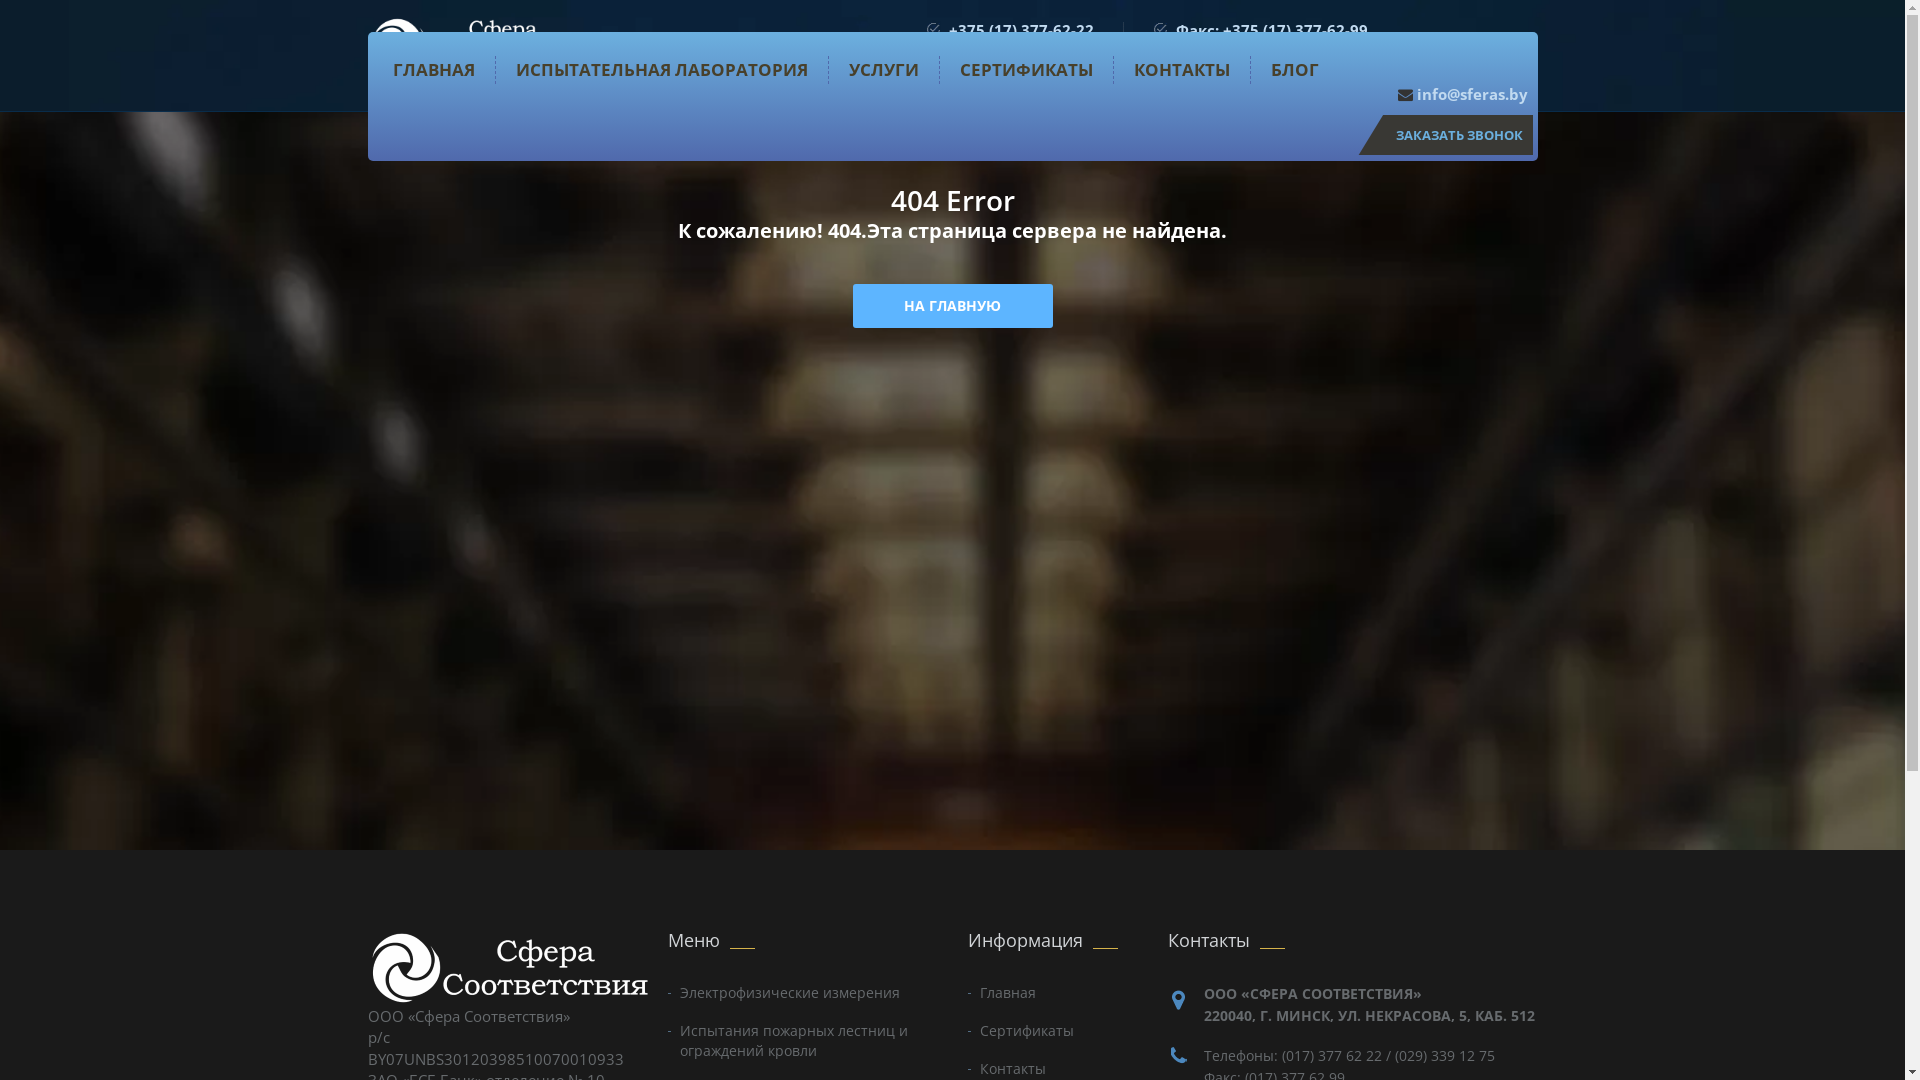 The height and width of the screenshot is (1080, 1920). What do you see at coordinates (1020, 30) in the screenshot?
I see `'+375 (17) 377-62-22'` at bounding box center [1020, 30].